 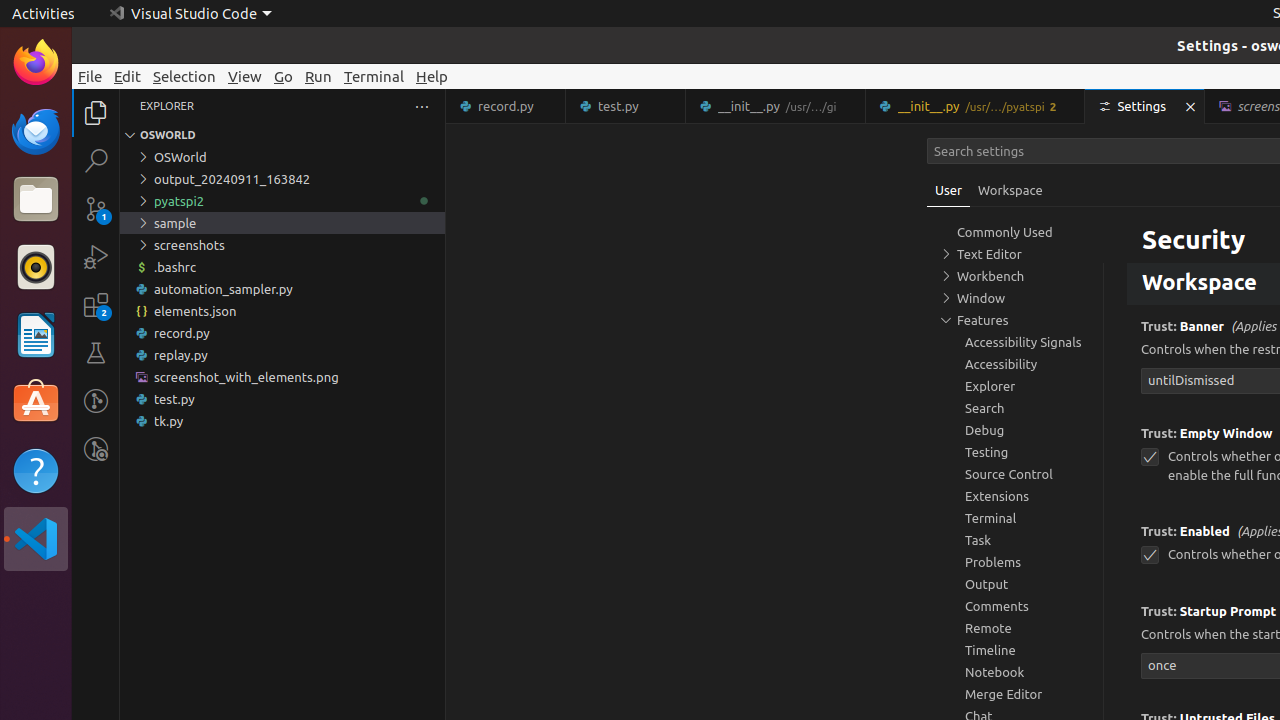 What do you see at coordinates (1015, 516) in the screenshot?
I see `'Terminal, group'` at bounding box center [1015, 516].